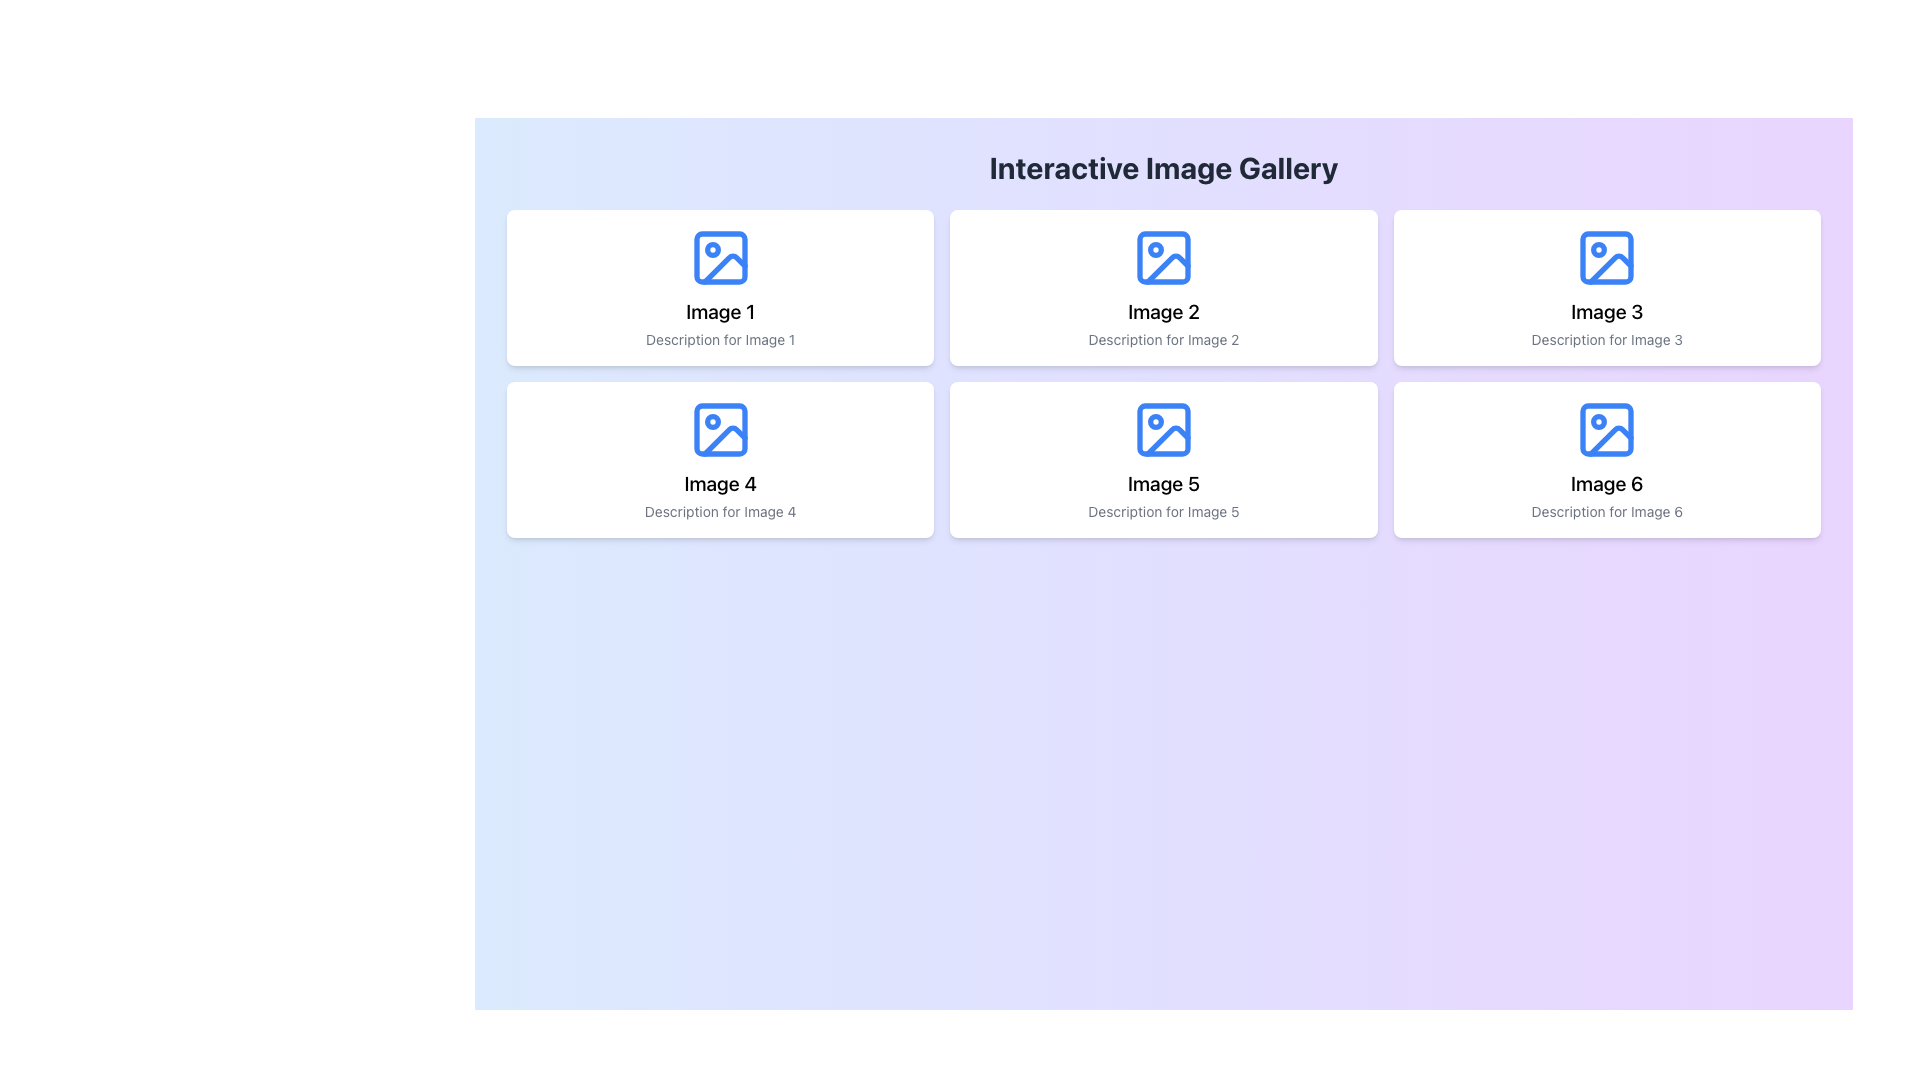 The height and width of the screenshot is (1080, 1920). What do you see at coordinates (1607, 288) in the screenshot?
I see `the visual card with text and icon located in the rightmost position of the top row of a 3x2 grid layout` at bounding box center [1607, 288].